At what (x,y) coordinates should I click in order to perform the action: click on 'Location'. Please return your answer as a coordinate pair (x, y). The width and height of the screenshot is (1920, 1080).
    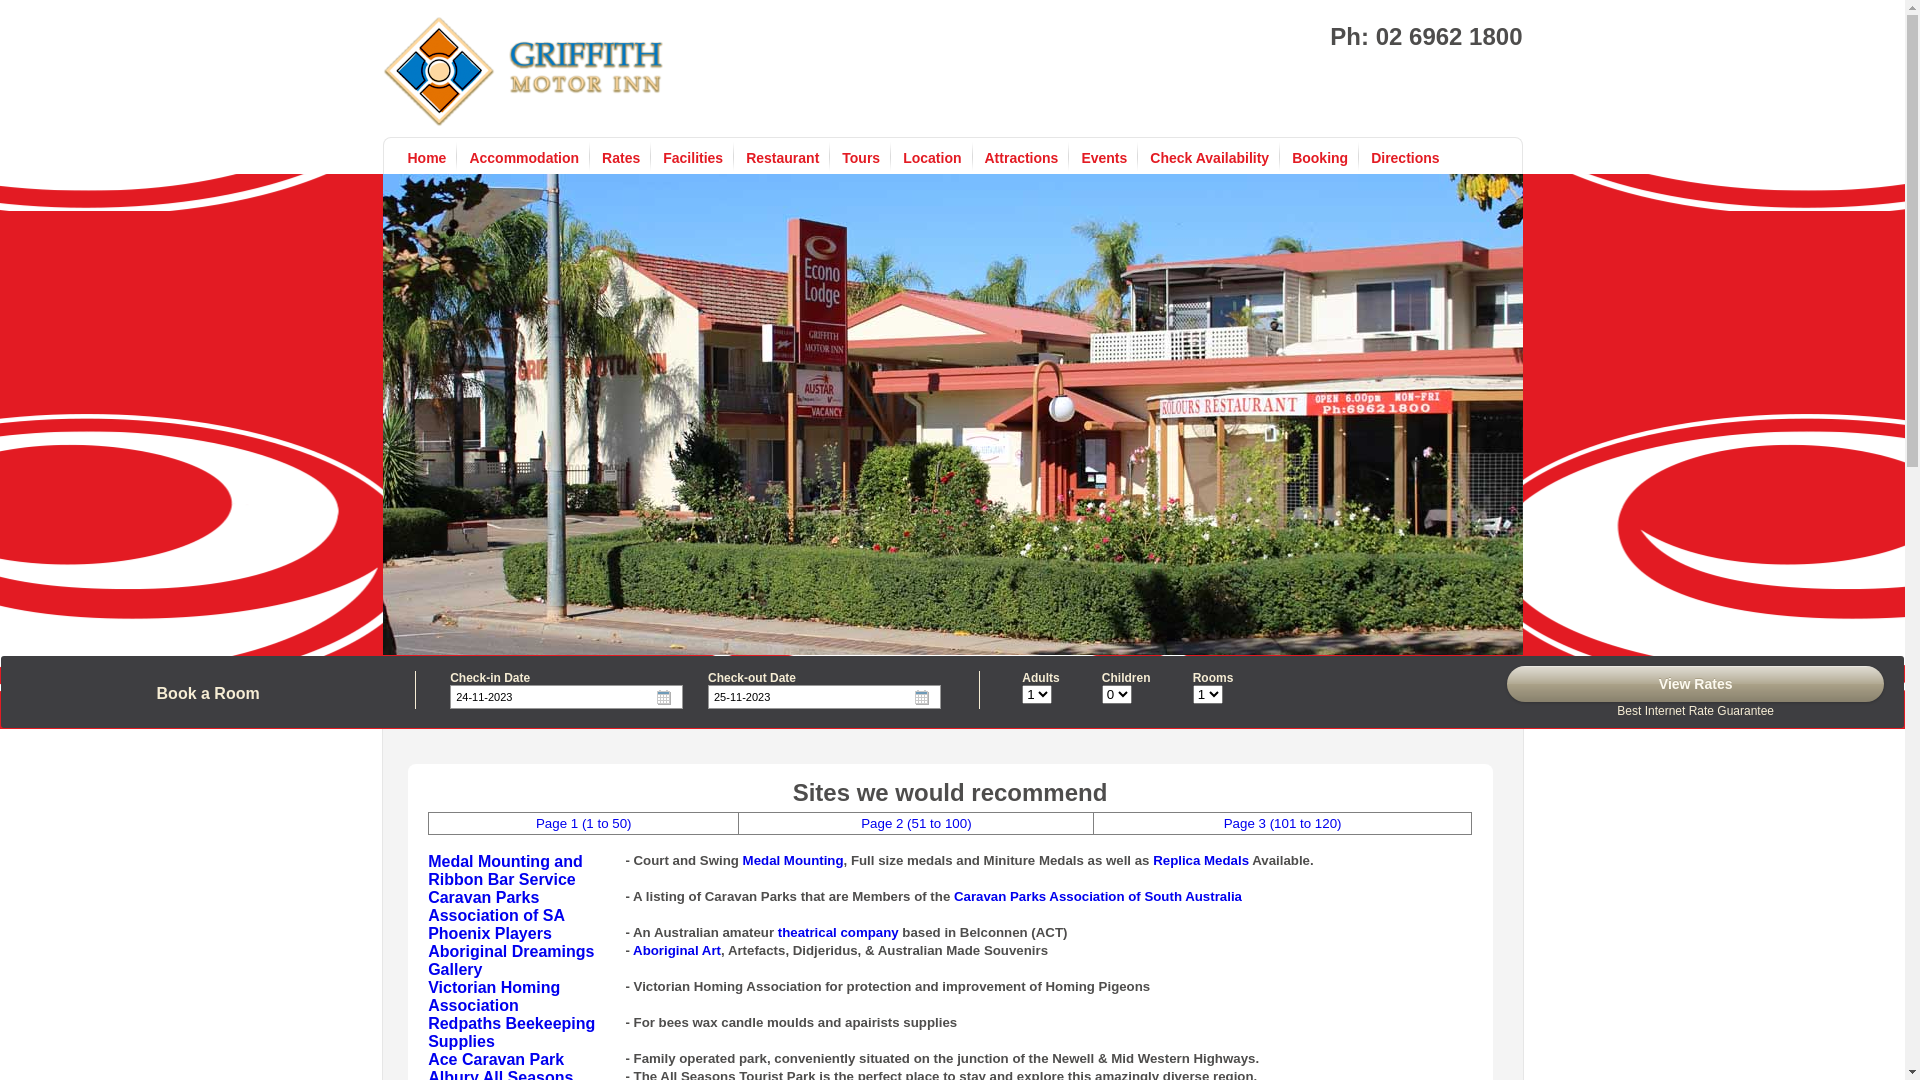
    Looking at the image, I should click on (930, 157).